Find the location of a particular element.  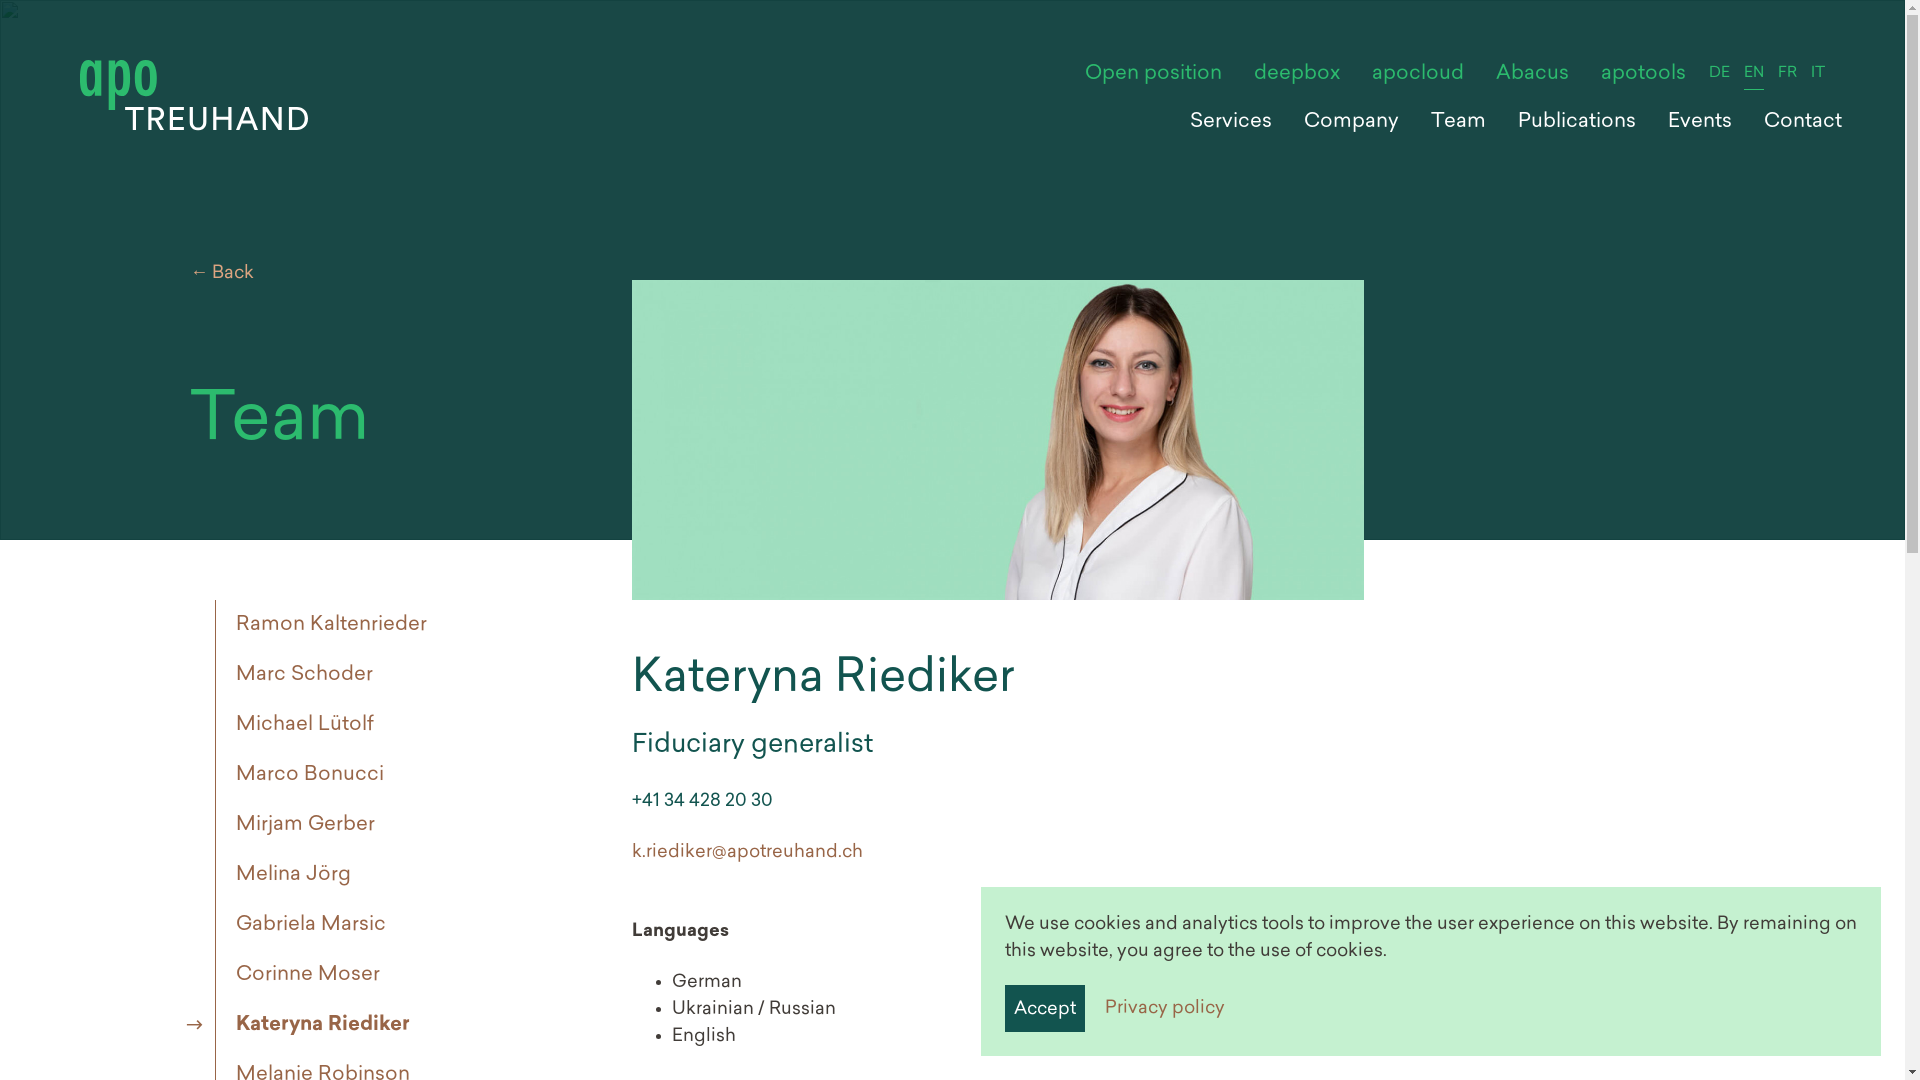

'Open position' is located at coordinates (1153, 72).